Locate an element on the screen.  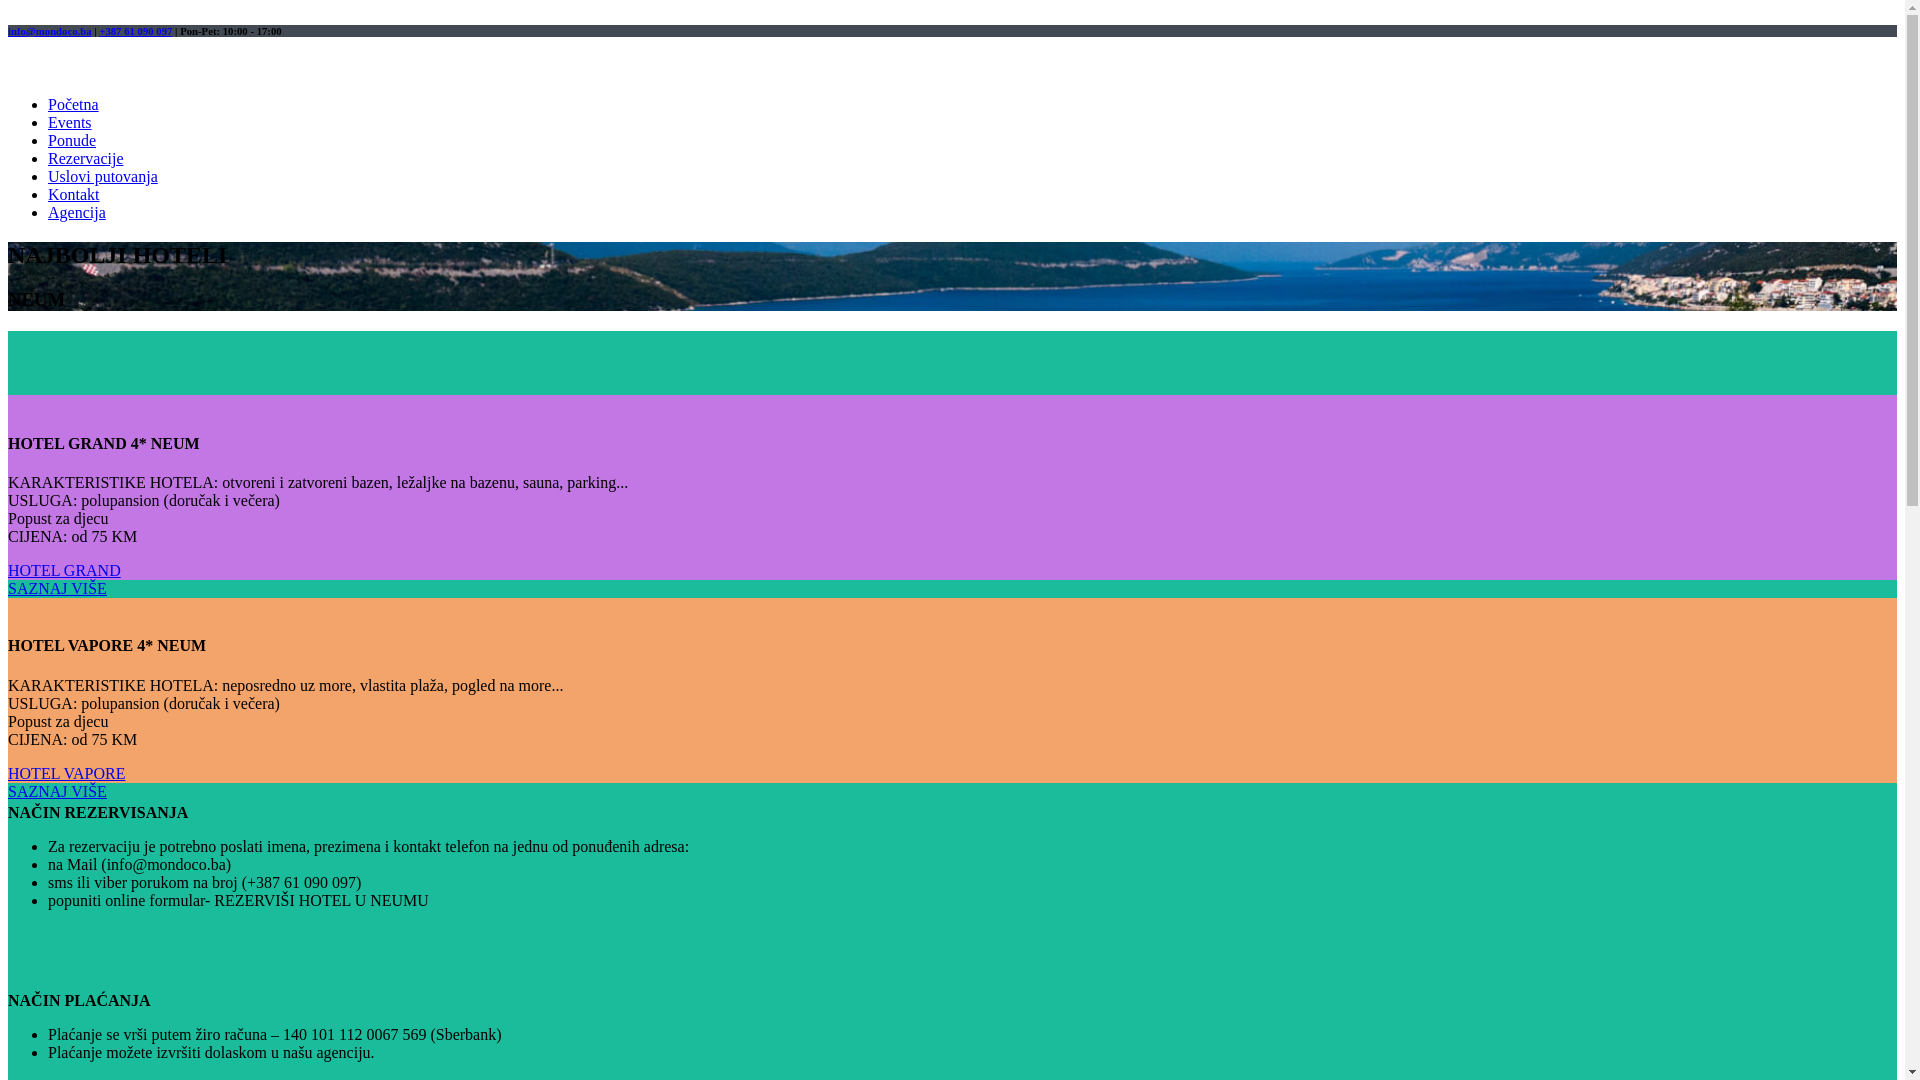
'HOTEL VAPORE' is located at coordinates (67, 772).